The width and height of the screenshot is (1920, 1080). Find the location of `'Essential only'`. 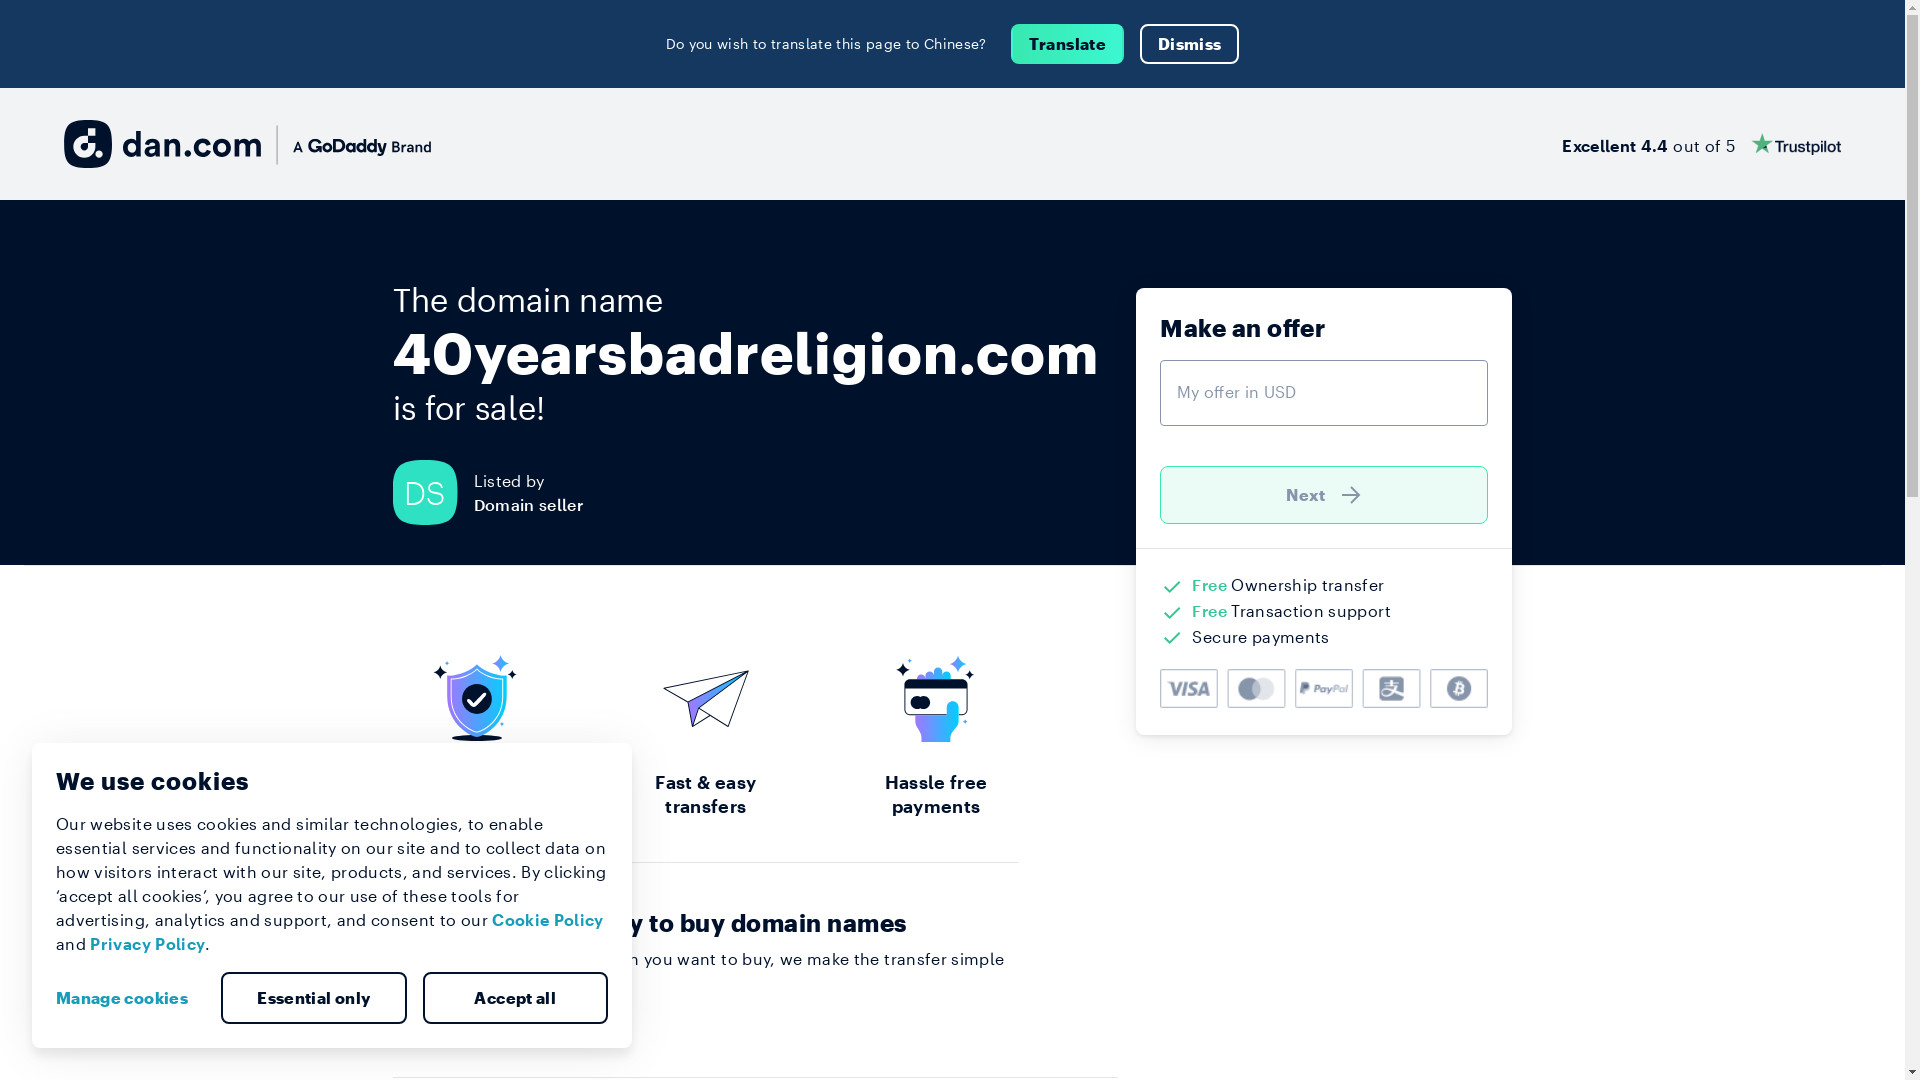

'Essential only' is located at coordinates (220, 998).